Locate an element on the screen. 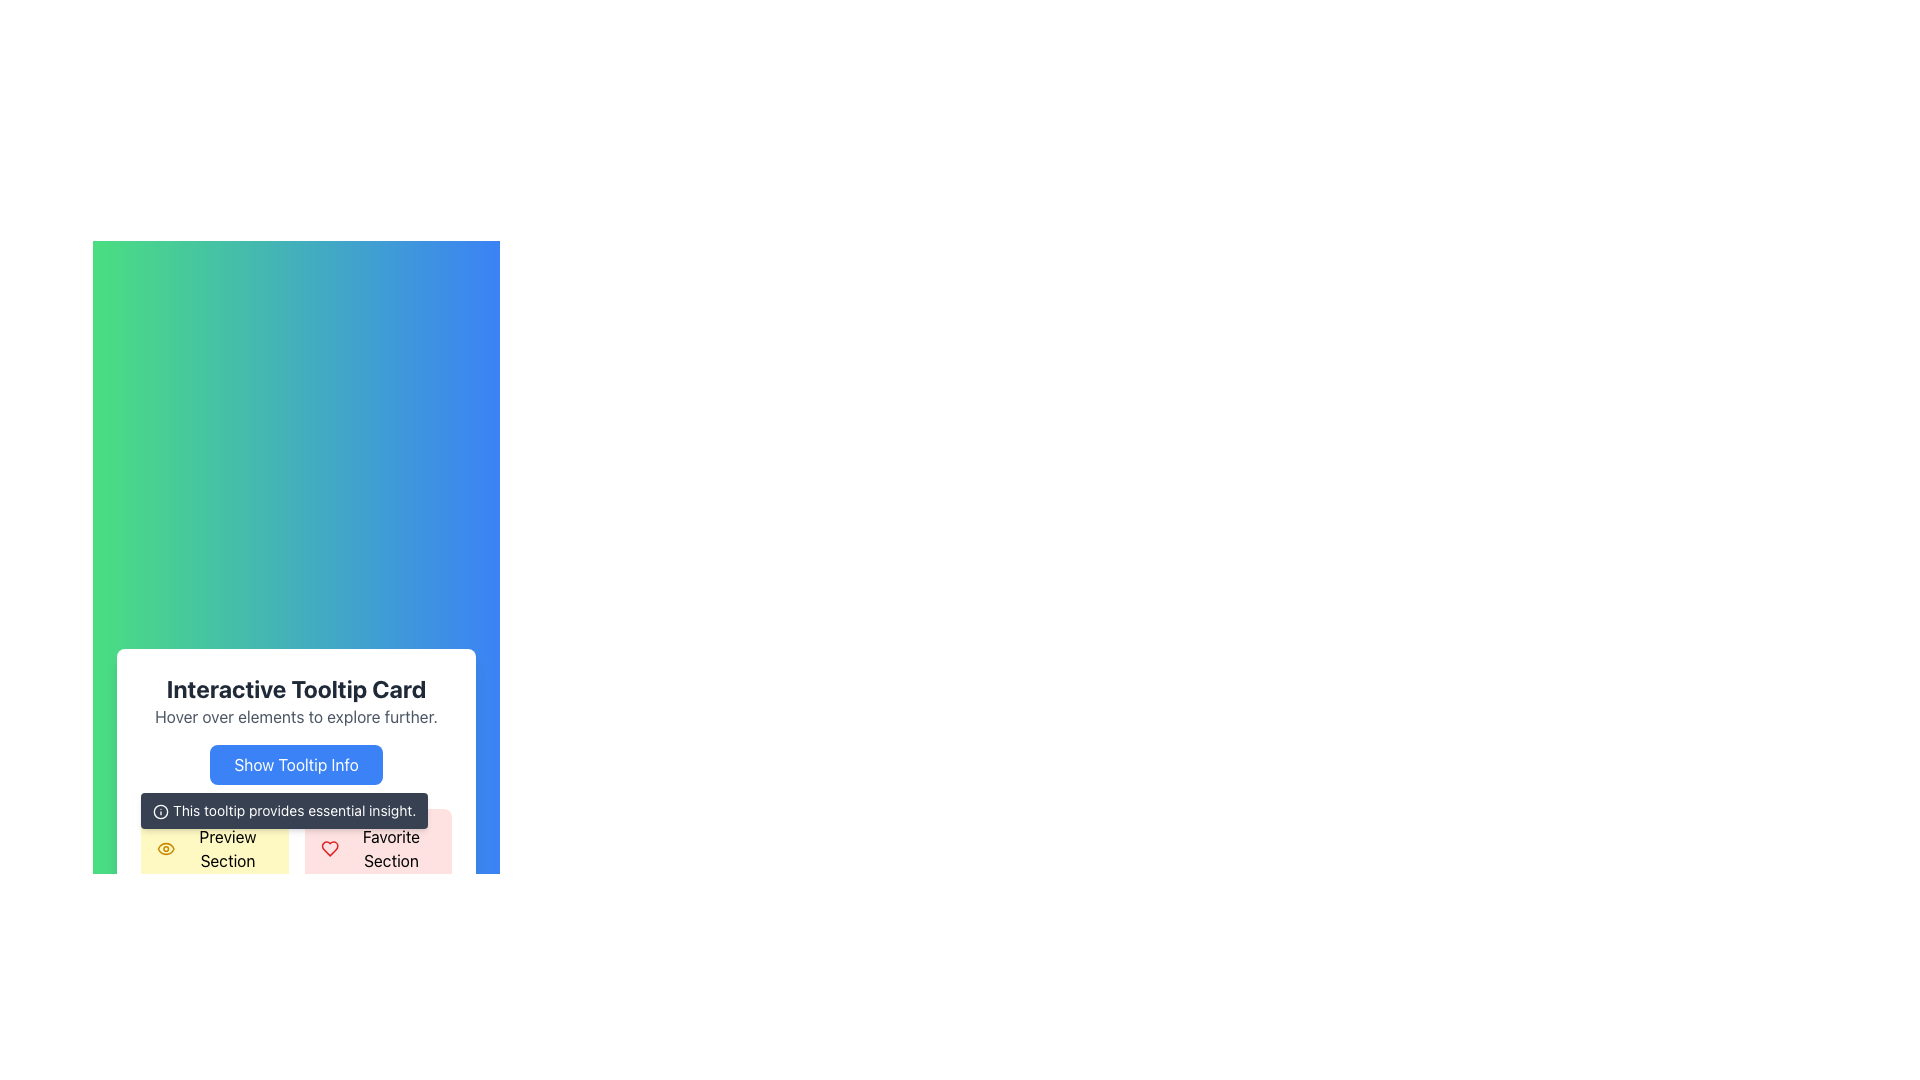 The image size is (1920, 1080). the information icon located to the left of the text in the tooltip box that states 'This tooltip provides essential insight' is located at coordinates (161, 812).